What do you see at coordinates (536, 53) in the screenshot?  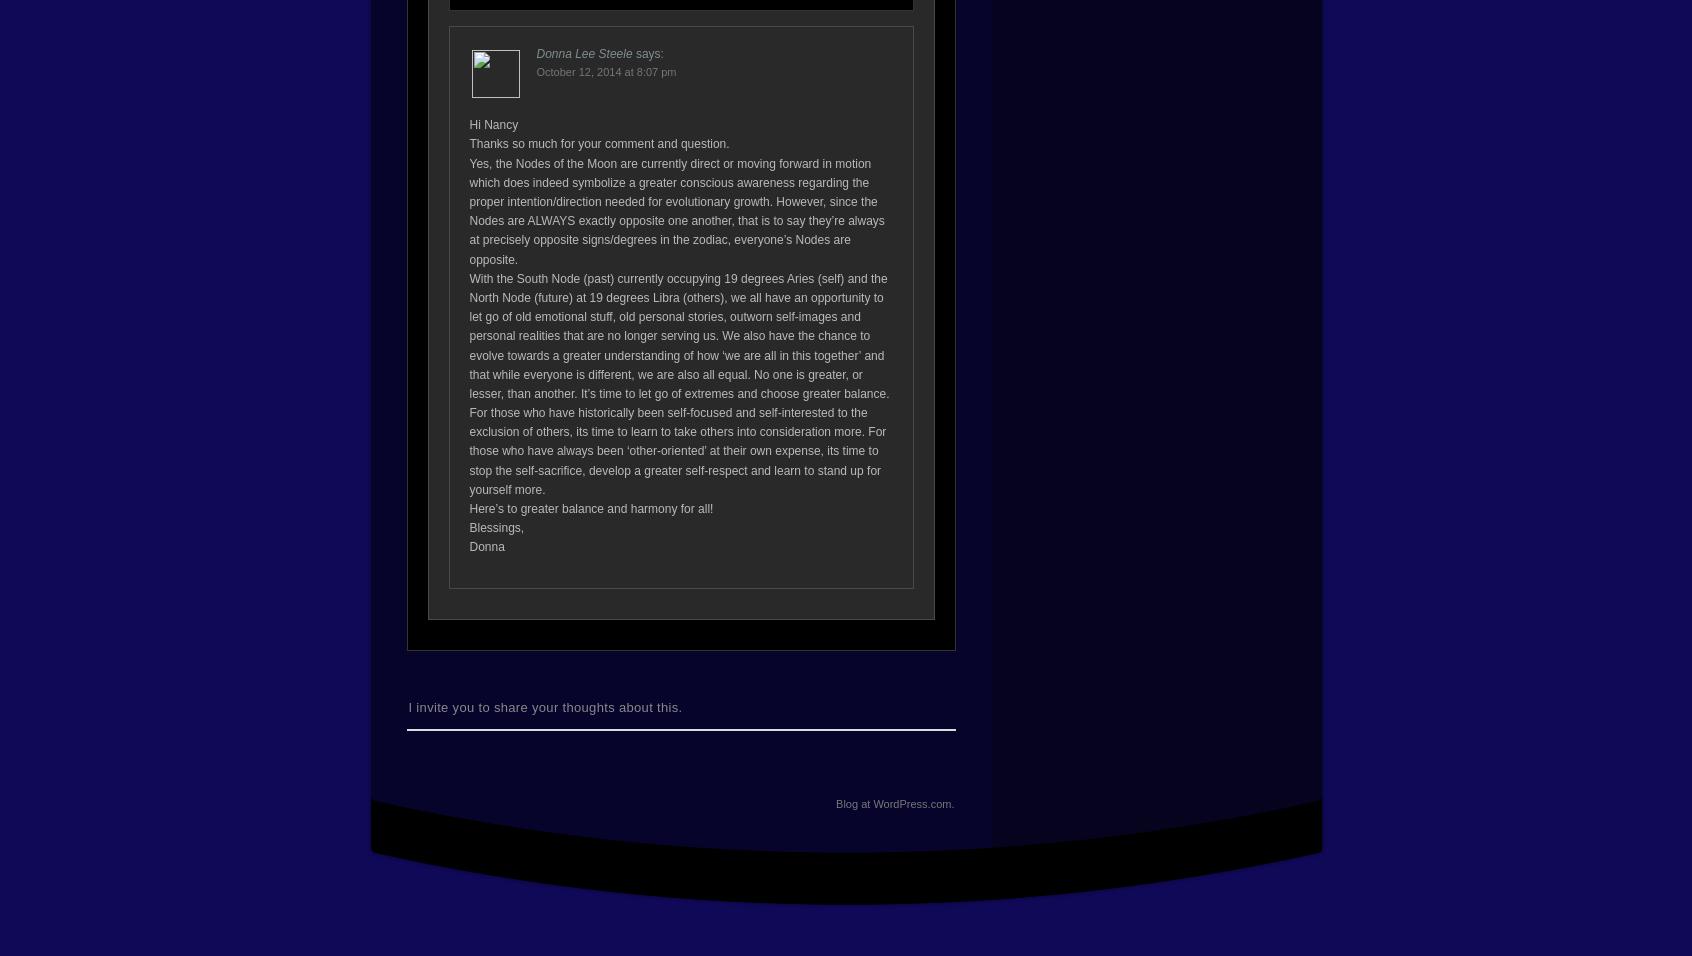 I see `'Donna Lee Steele'` at bounding box center [536, 53].